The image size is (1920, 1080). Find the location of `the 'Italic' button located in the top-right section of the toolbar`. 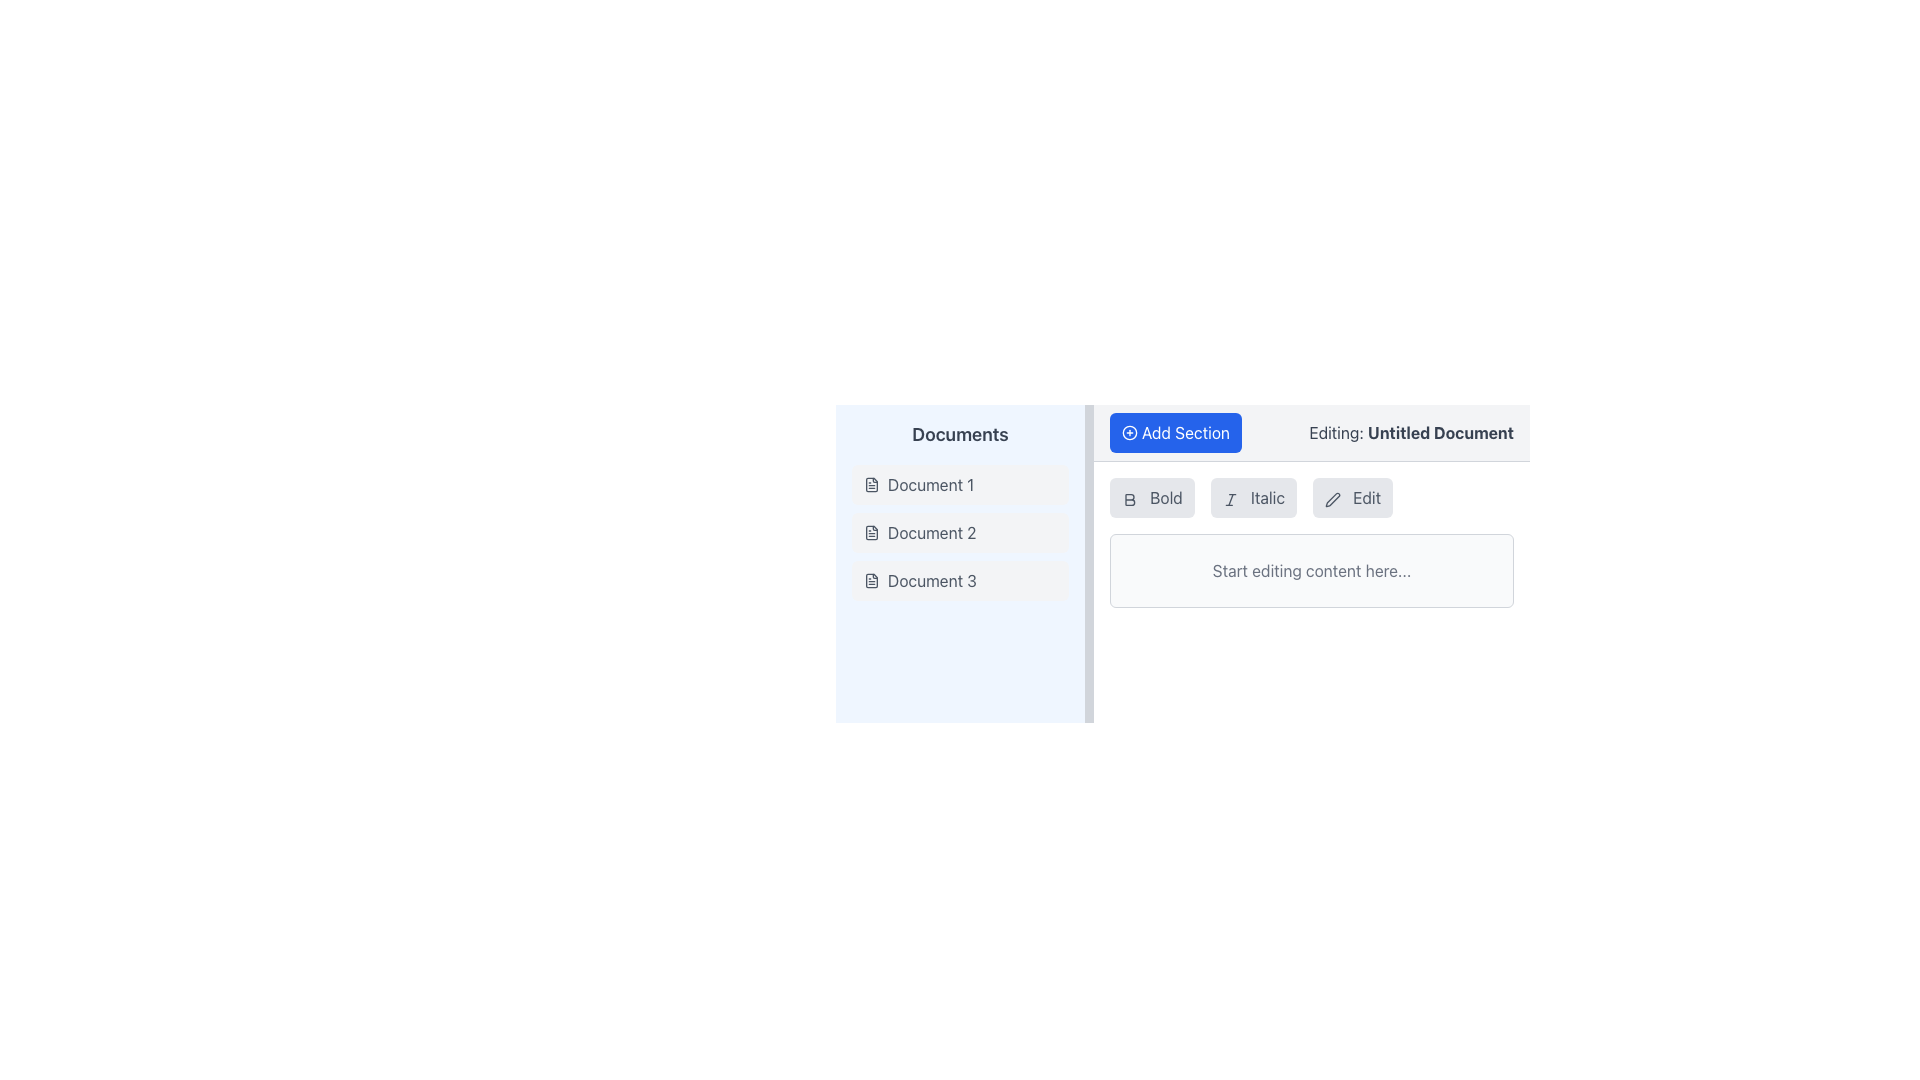

the 'Italic' button located in the top-right section of the toolbar is located at coordinates (1252, 496).